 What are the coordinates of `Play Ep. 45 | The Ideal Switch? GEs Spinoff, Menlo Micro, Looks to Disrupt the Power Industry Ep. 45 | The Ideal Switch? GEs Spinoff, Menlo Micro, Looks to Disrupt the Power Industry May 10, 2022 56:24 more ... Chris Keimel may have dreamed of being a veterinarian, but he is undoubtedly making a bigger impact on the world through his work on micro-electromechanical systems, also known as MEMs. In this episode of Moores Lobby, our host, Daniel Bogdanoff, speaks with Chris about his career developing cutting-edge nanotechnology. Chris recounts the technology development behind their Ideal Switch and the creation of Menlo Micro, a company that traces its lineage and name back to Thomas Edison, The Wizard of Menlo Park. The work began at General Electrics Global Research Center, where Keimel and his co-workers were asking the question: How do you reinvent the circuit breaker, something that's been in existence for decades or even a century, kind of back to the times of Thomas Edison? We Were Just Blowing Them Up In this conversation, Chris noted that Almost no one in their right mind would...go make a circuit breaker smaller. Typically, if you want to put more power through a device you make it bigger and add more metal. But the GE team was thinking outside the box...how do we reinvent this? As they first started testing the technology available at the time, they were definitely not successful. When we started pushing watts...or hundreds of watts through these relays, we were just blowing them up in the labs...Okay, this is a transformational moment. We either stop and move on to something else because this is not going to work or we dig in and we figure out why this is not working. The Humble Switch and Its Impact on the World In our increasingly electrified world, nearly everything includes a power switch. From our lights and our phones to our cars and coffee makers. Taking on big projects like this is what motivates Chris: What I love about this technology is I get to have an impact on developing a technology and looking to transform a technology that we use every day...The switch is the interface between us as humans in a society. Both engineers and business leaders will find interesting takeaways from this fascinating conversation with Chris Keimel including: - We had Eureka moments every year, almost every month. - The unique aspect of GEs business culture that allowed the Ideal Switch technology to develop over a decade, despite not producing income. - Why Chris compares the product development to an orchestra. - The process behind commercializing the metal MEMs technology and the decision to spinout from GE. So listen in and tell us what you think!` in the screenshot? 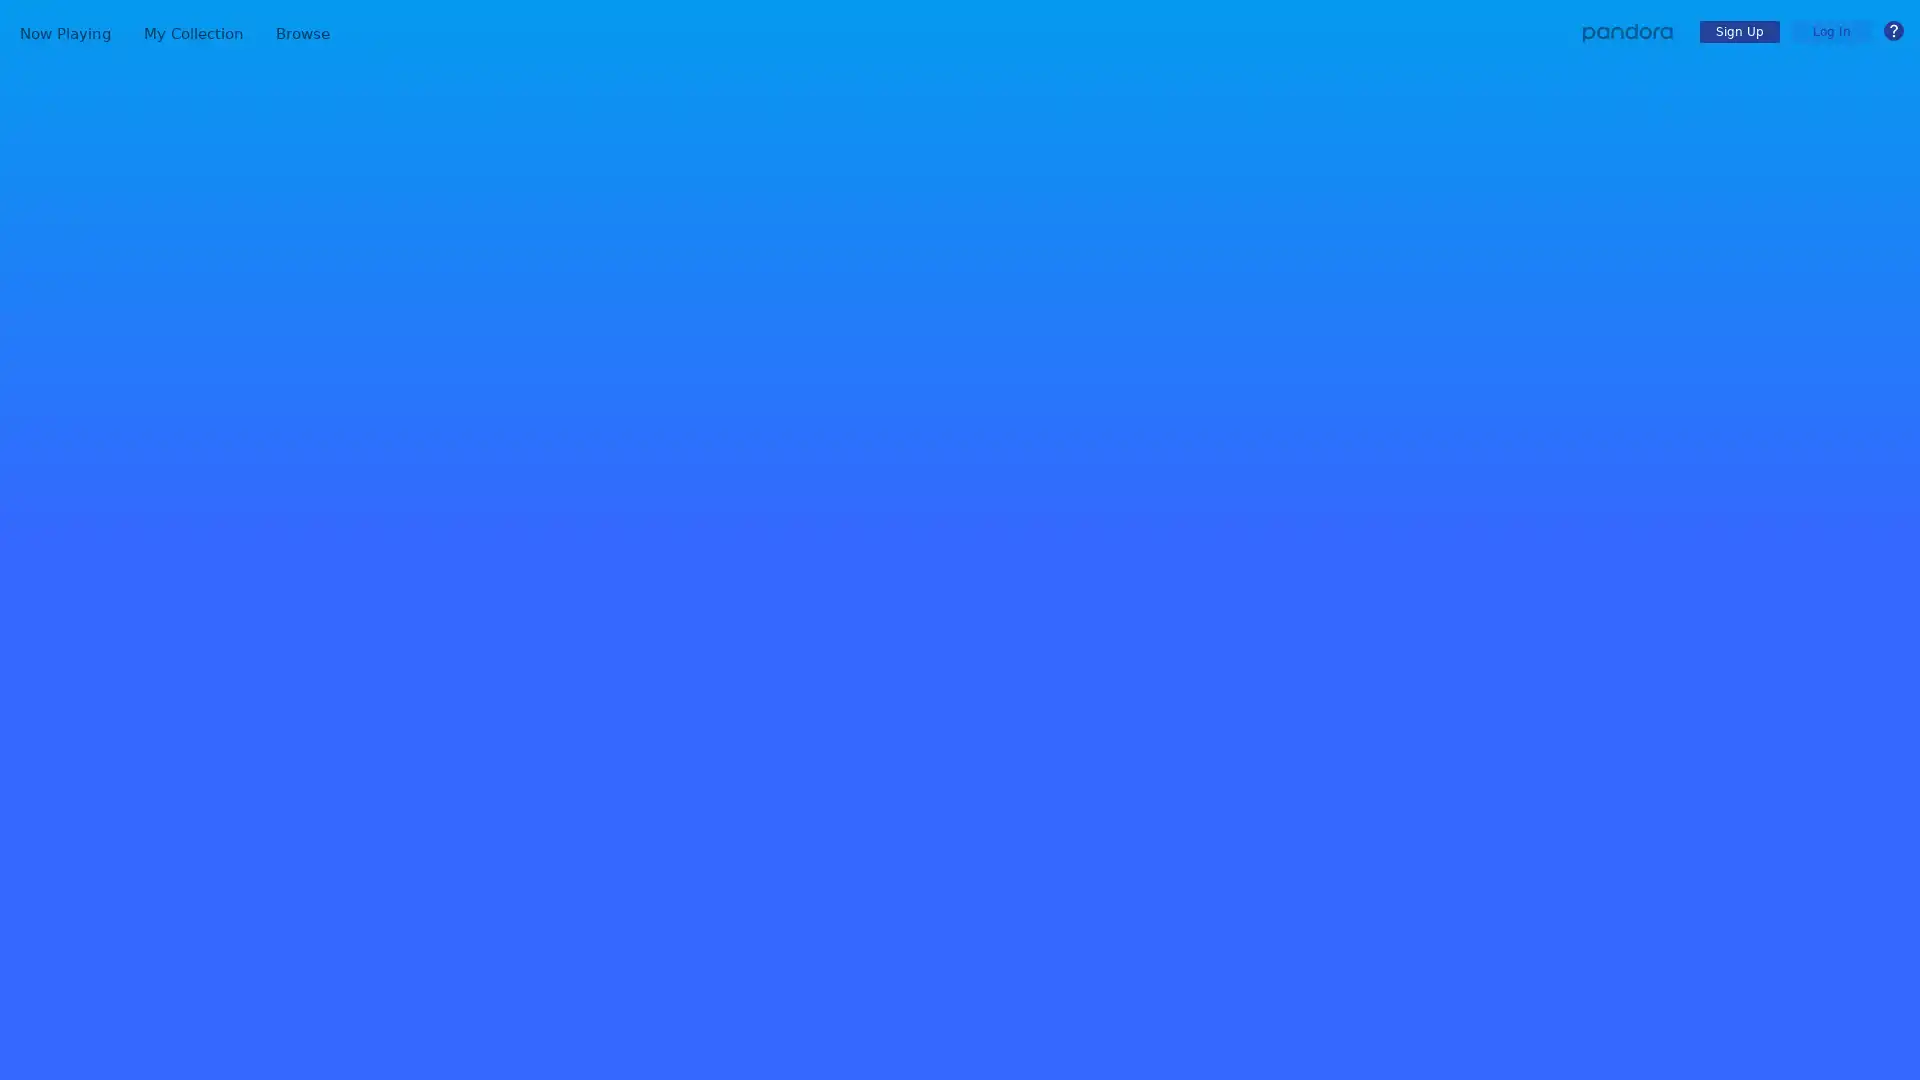 It's located at (1285, 821).